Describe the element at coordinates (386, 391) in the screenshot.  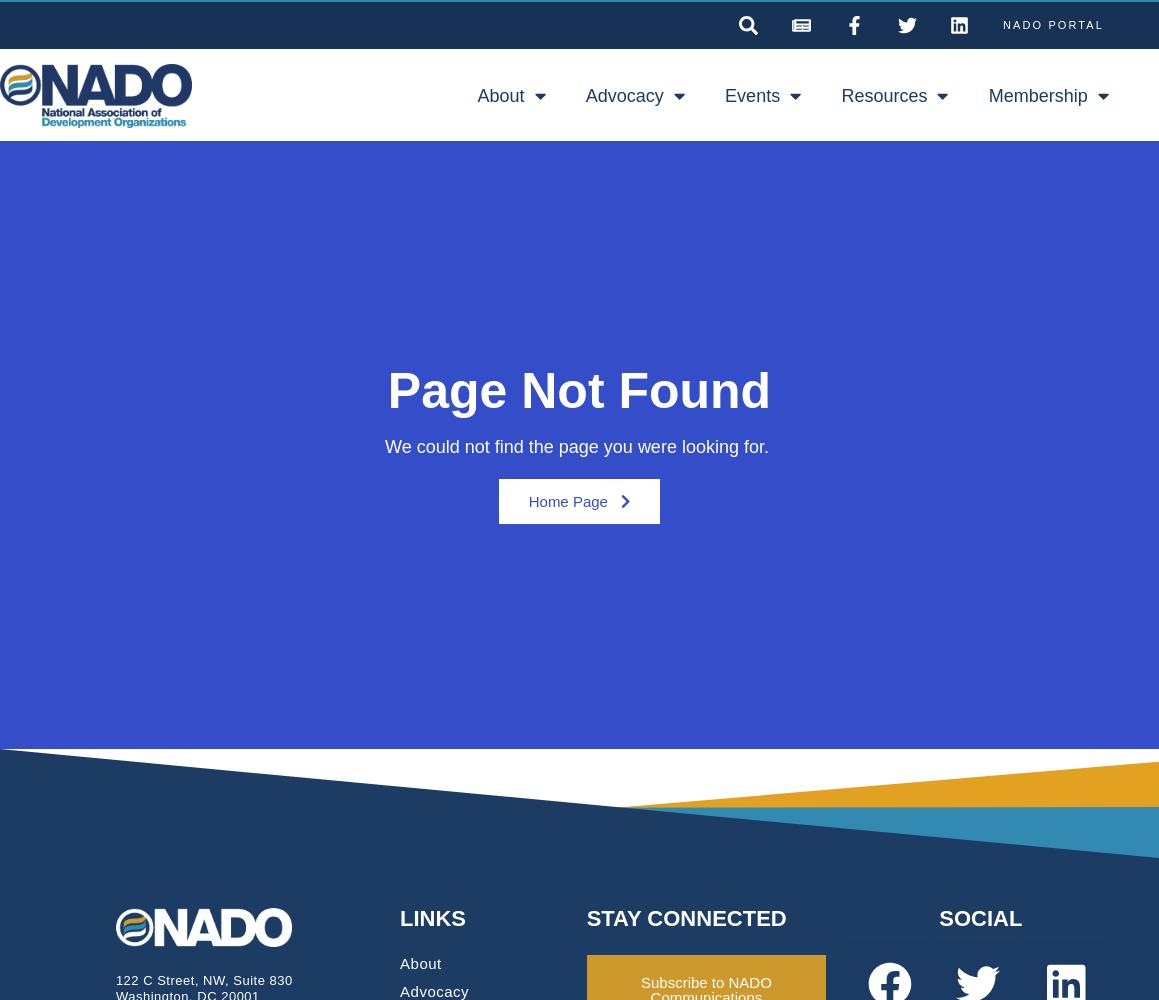
I see `'Page Not Found'` at that location.